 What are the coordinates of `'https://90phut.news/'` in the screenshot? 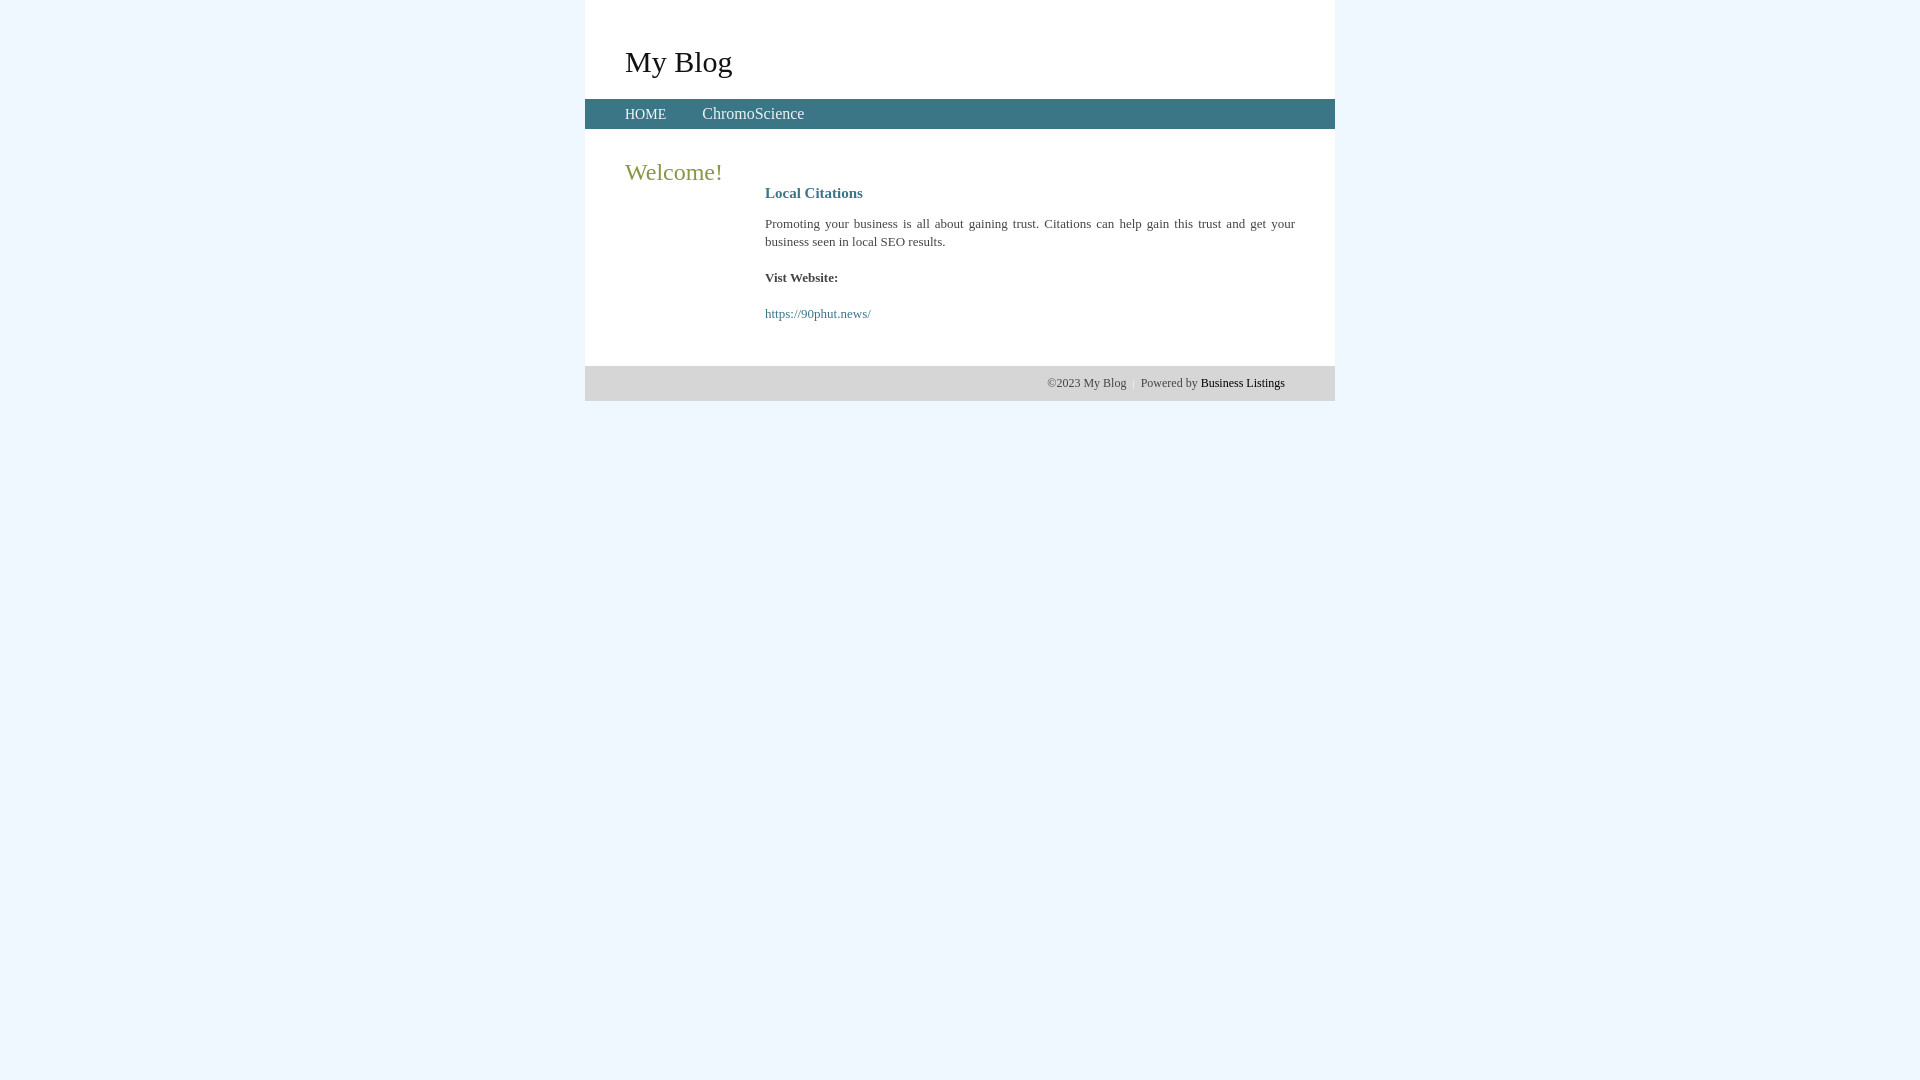 It's located at (763, 313).